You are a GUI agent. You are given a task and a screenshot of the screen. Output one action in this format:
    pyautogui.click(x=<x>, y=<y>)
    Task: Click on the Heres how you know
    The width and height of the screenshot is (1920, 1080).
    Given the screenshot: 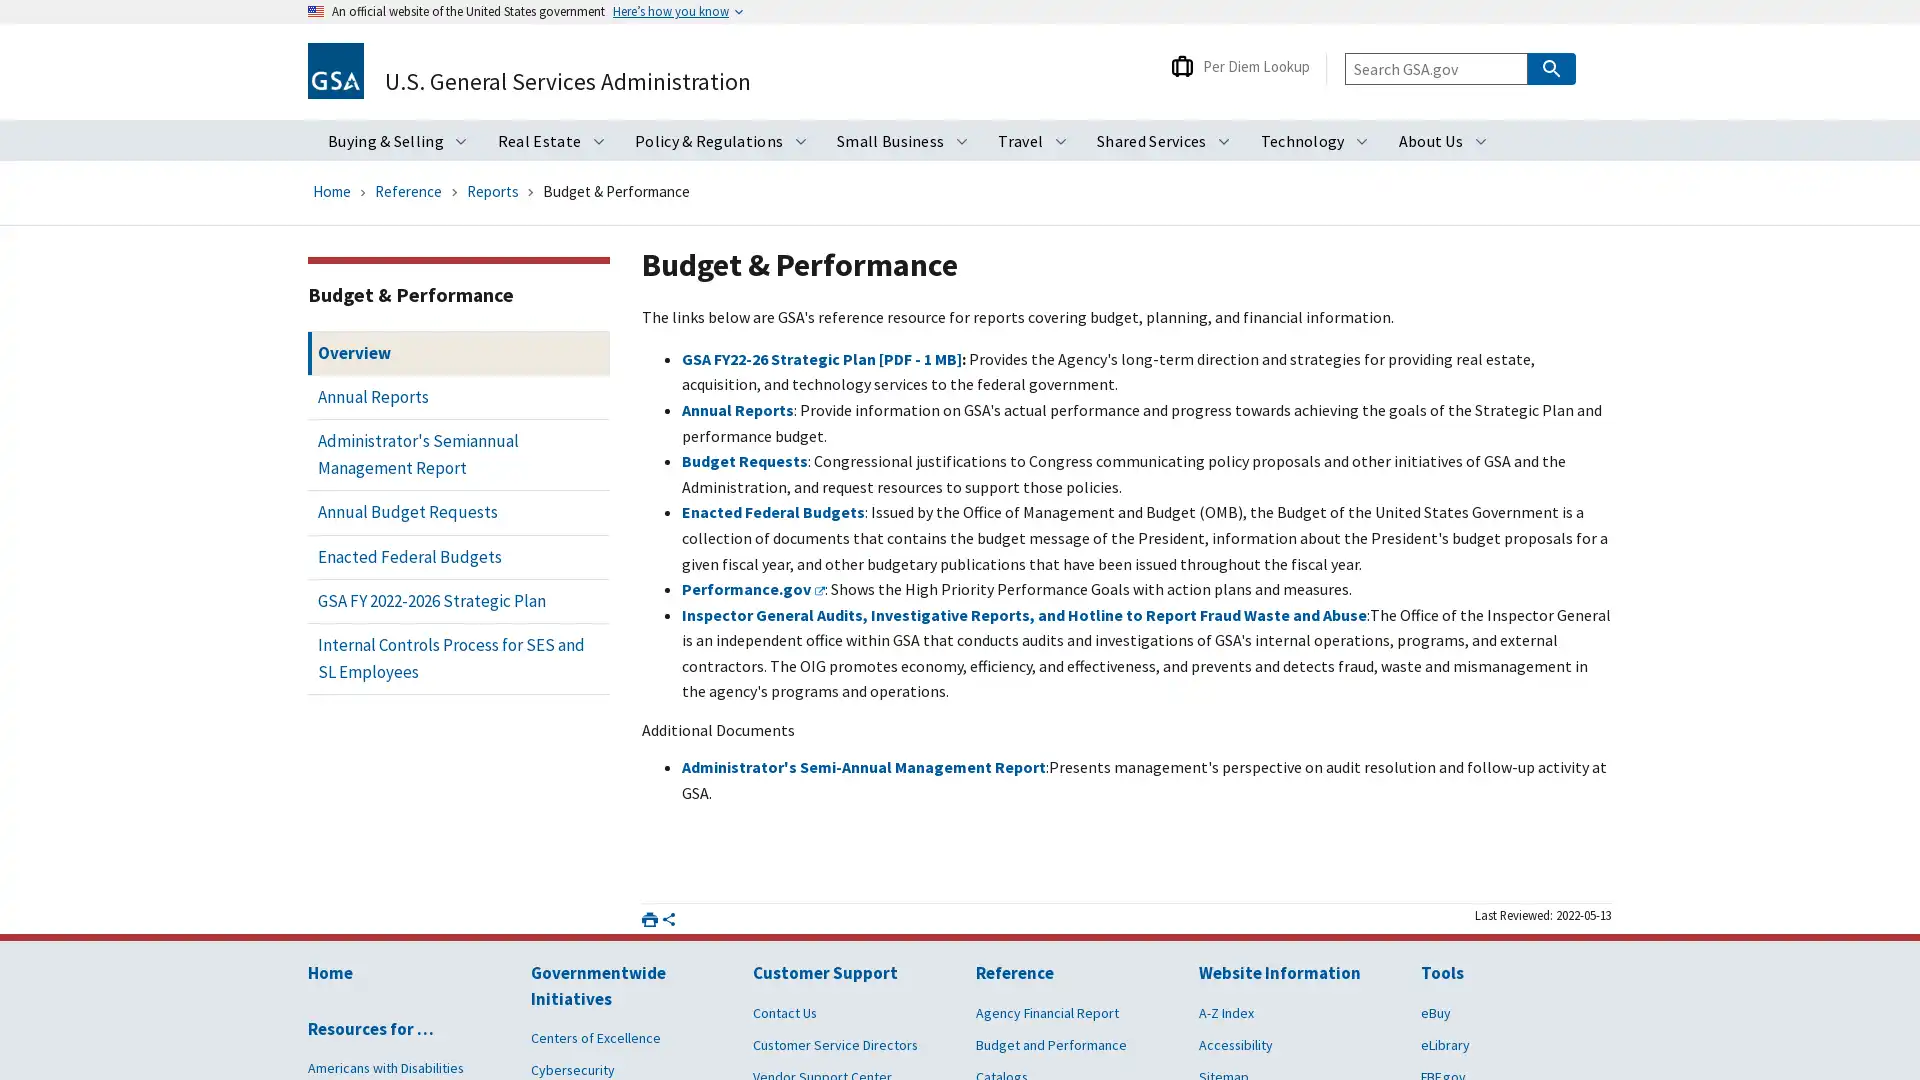 What is the action you would take?
    pyautogui.click(x=671, y=11)
    